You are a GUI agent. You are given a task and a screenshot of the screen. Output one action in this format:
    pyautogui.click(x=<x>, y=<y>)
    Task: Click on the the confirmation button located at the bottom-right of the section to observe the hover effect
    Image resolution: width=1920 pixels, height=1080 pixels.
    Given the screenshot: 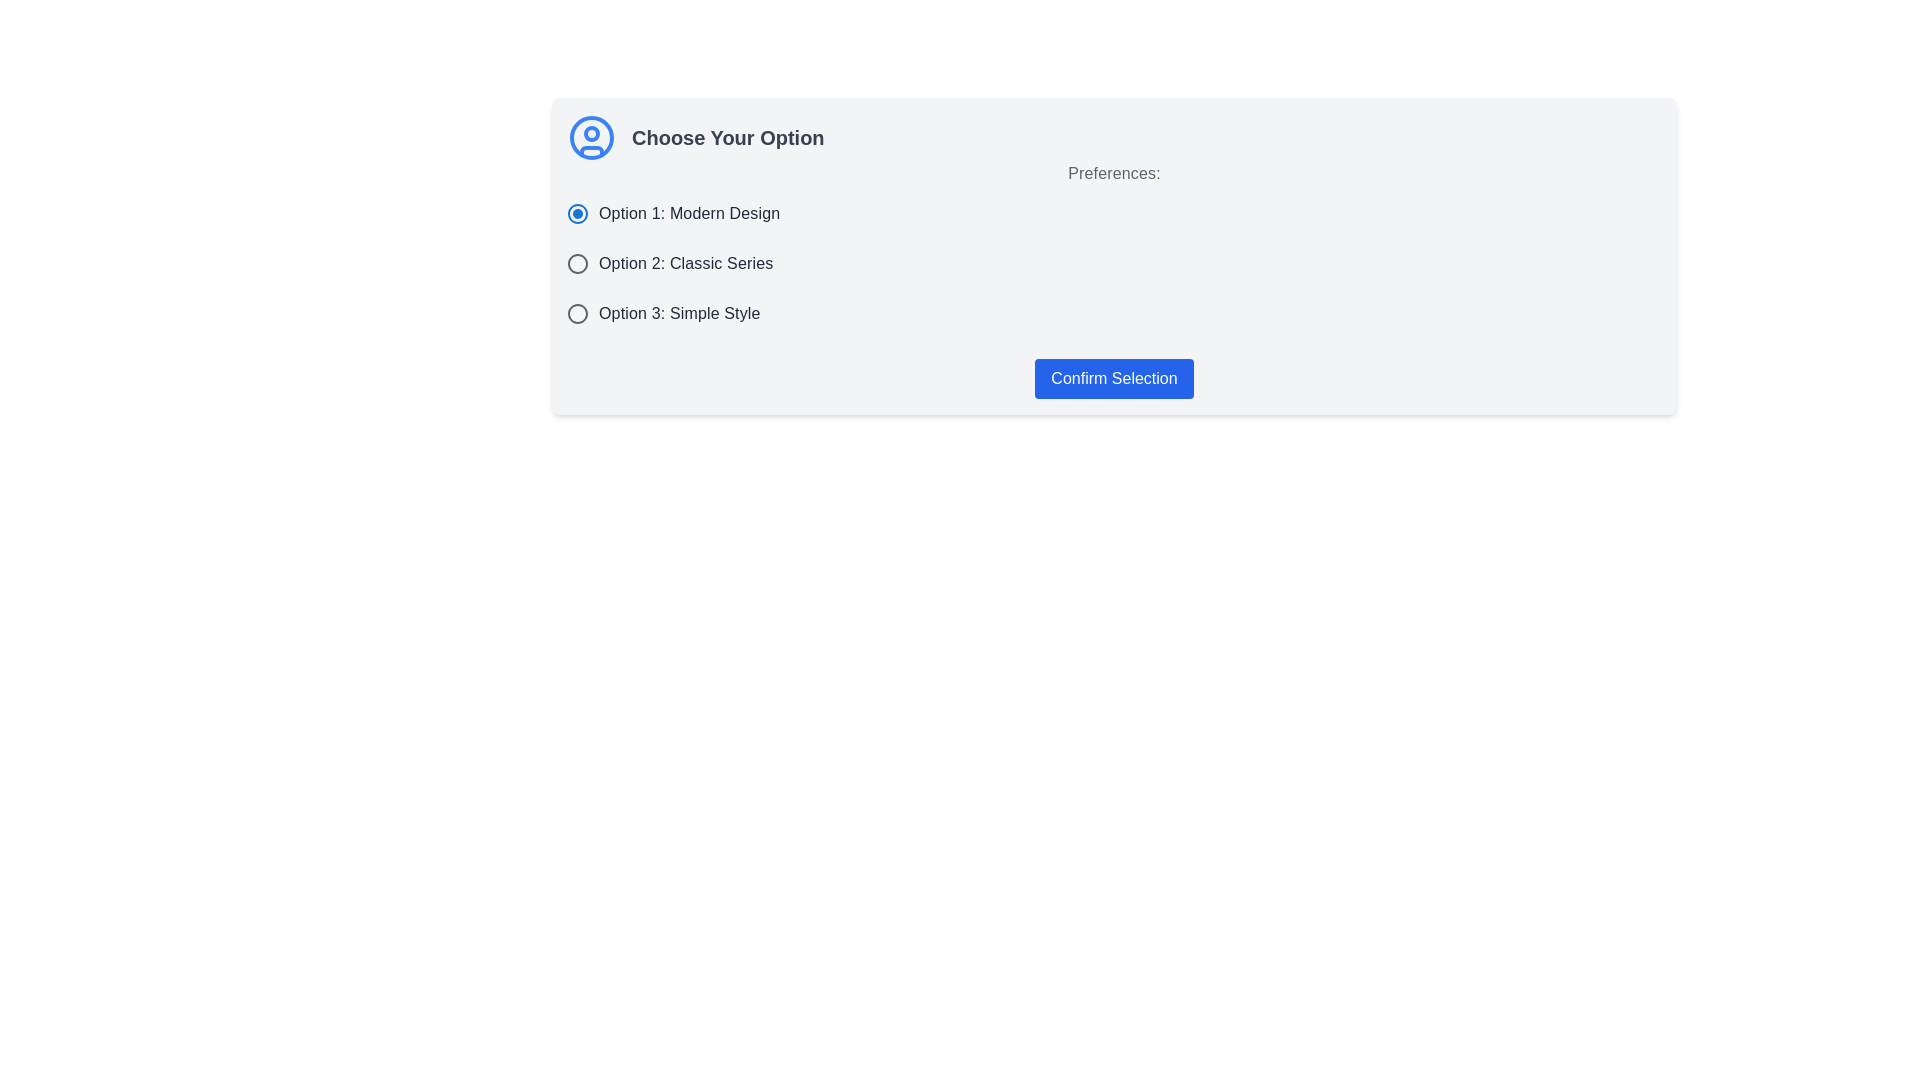 What is the action you would take?
    pyautogui.click(x=1113, y=378)
    